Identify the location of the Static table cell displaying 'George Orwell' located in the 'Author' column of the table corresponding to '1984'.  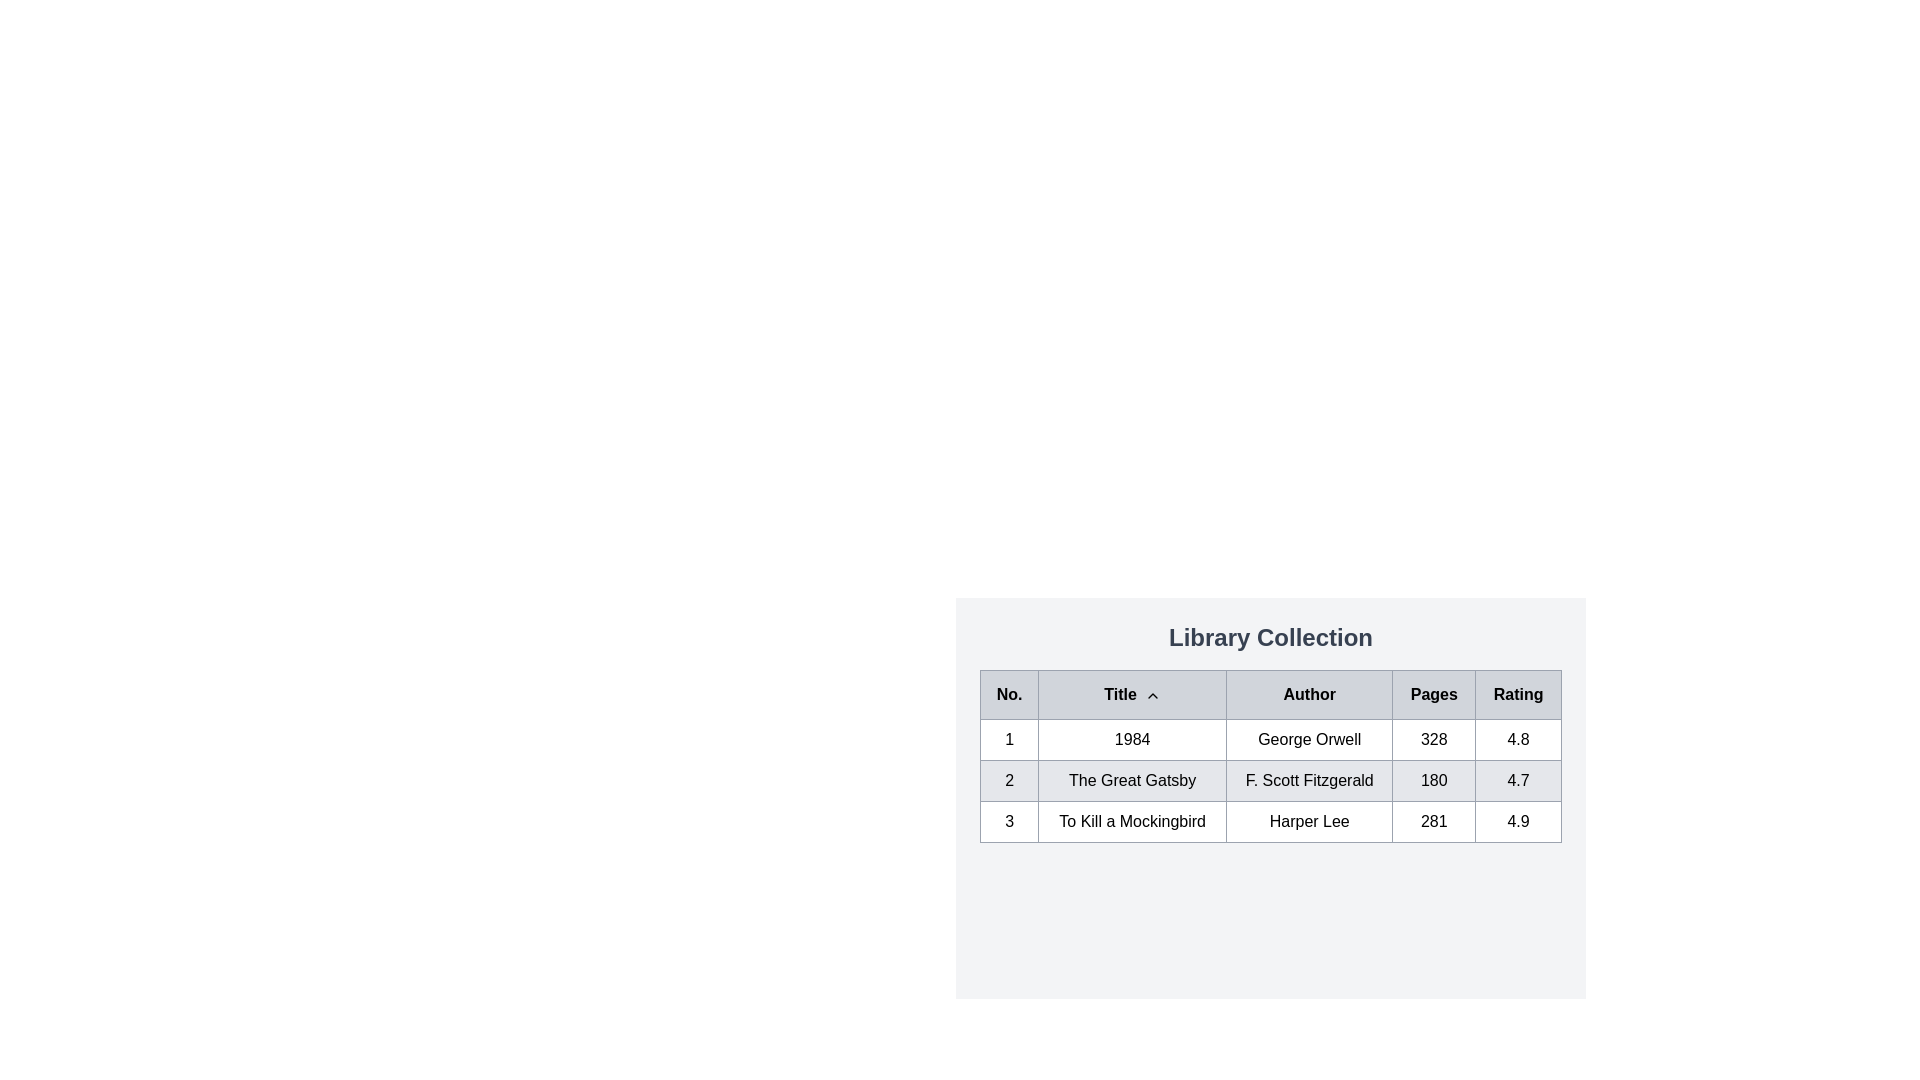
(1309, 740).